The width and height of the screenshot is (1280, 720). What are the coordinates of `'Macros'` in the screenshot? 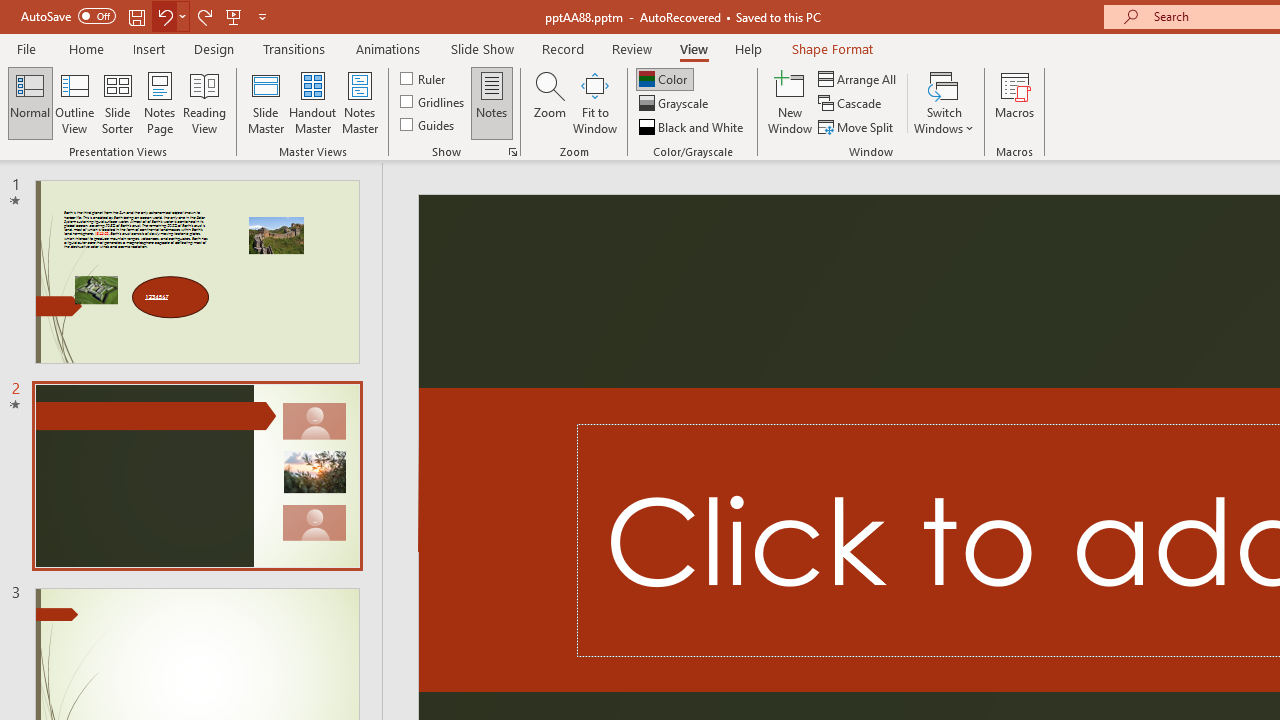 It's located at (1015, 103).